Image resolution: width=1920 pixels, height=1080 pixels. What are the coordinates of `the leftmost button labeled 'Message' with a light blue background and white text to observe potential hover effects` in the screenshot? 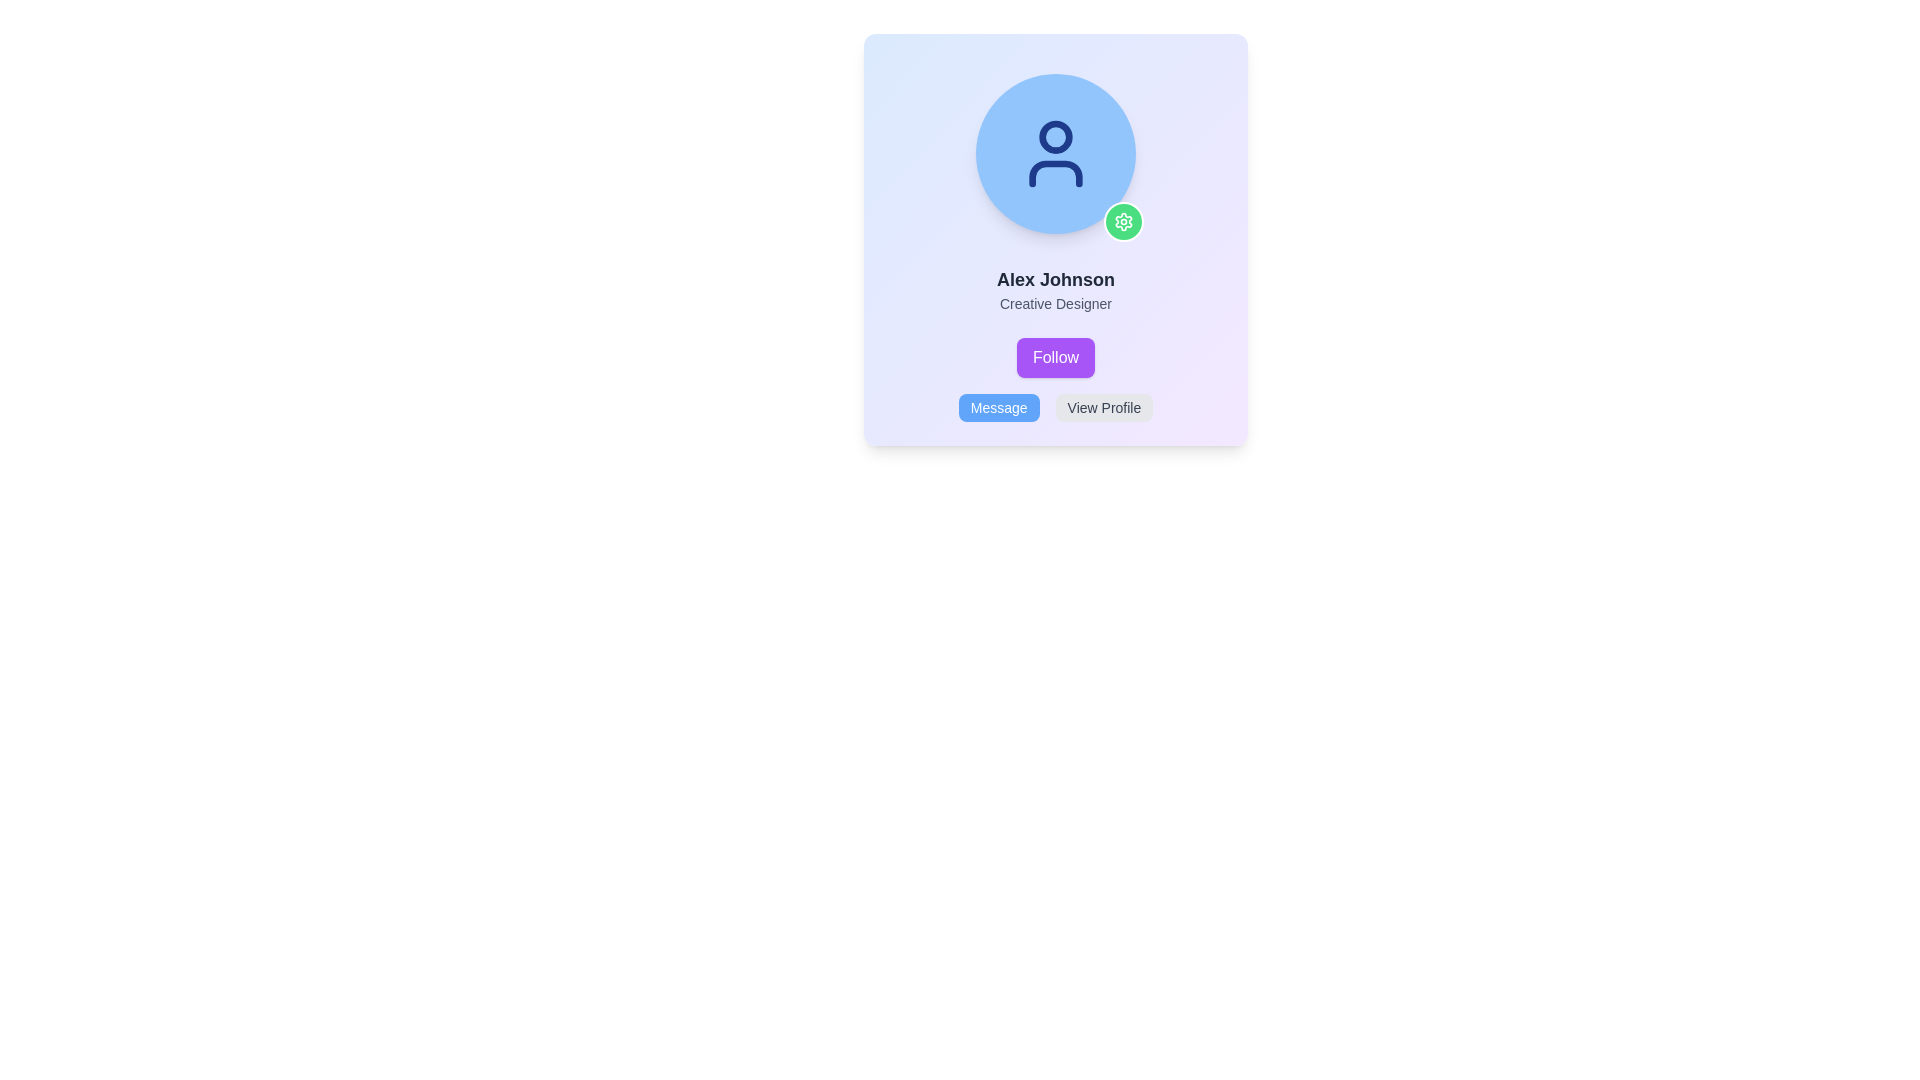 It's located at (999, 407).